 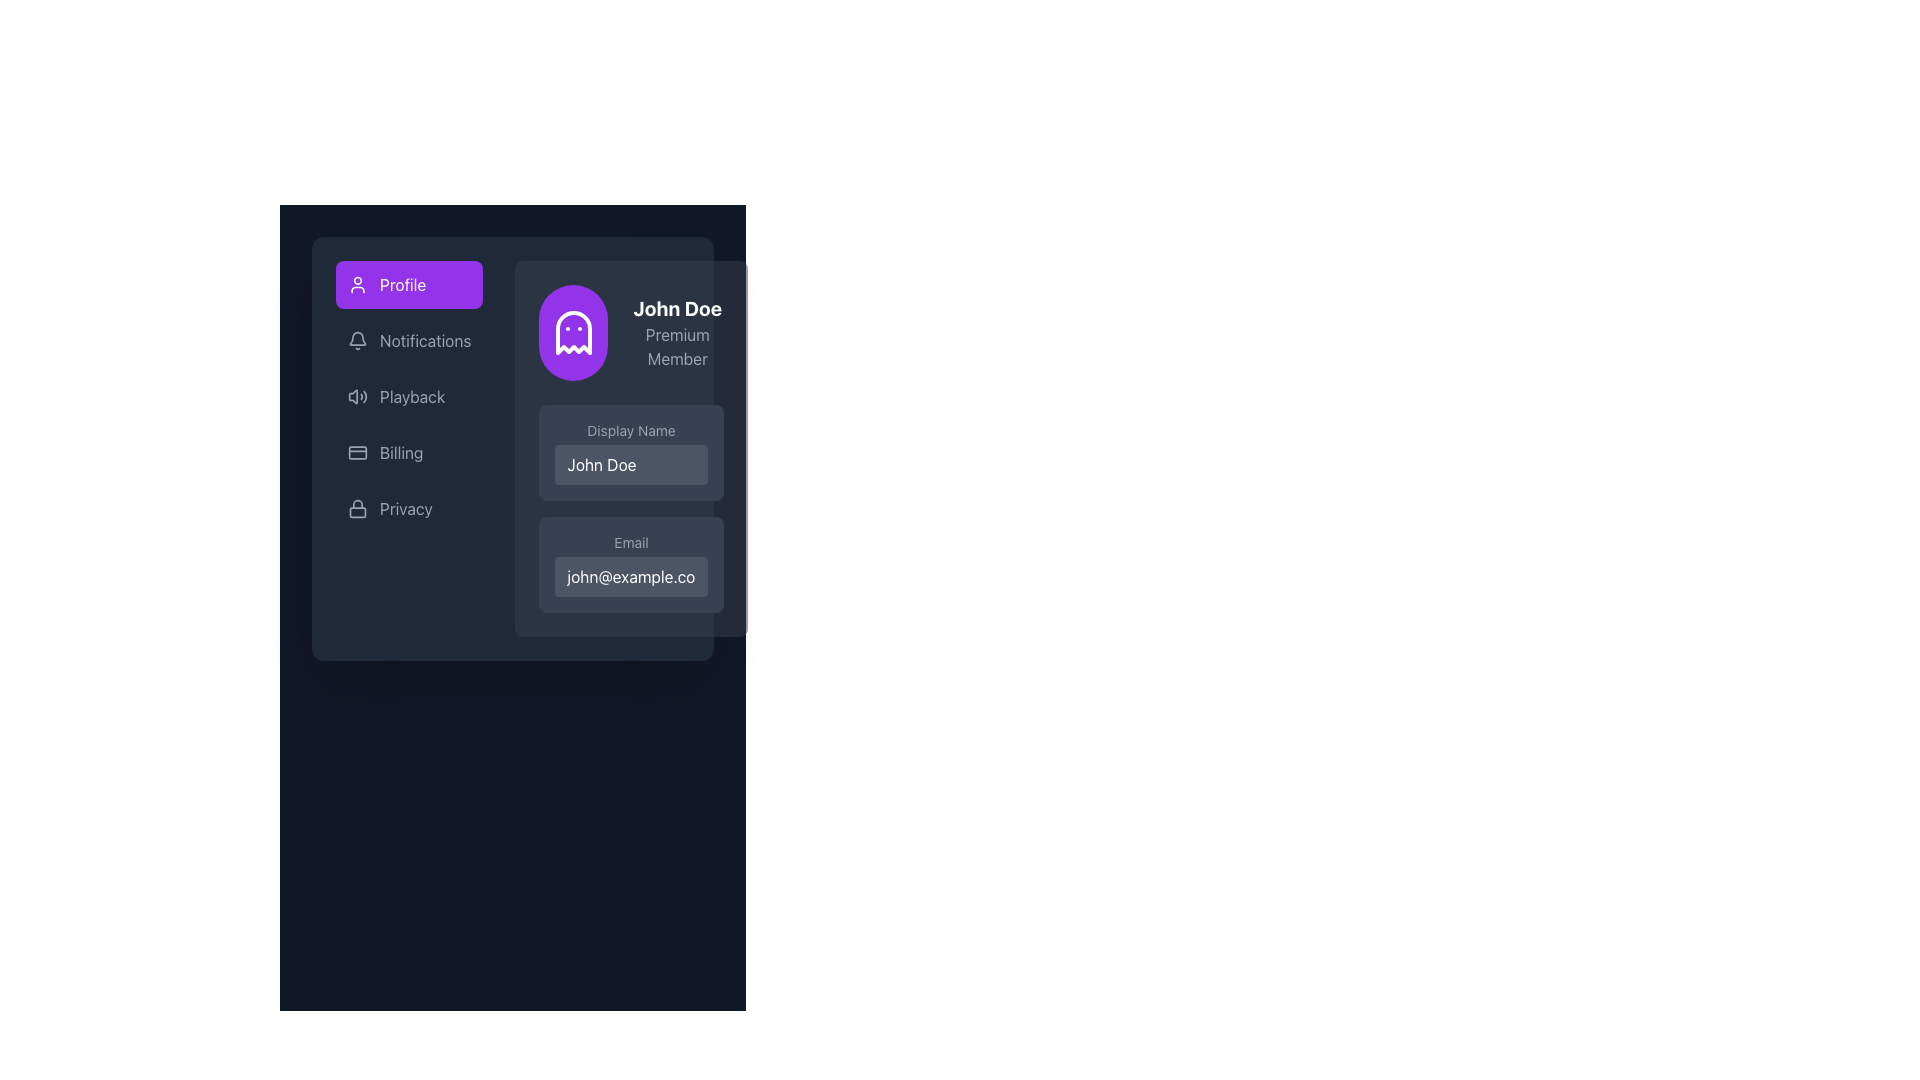 What do you see at coordinates (630, 452) in the screenshot?
I see `the light gray text input field labeled 'Display Name' to trigger the tooltip or focus indication` at bounding box center [630, 452].